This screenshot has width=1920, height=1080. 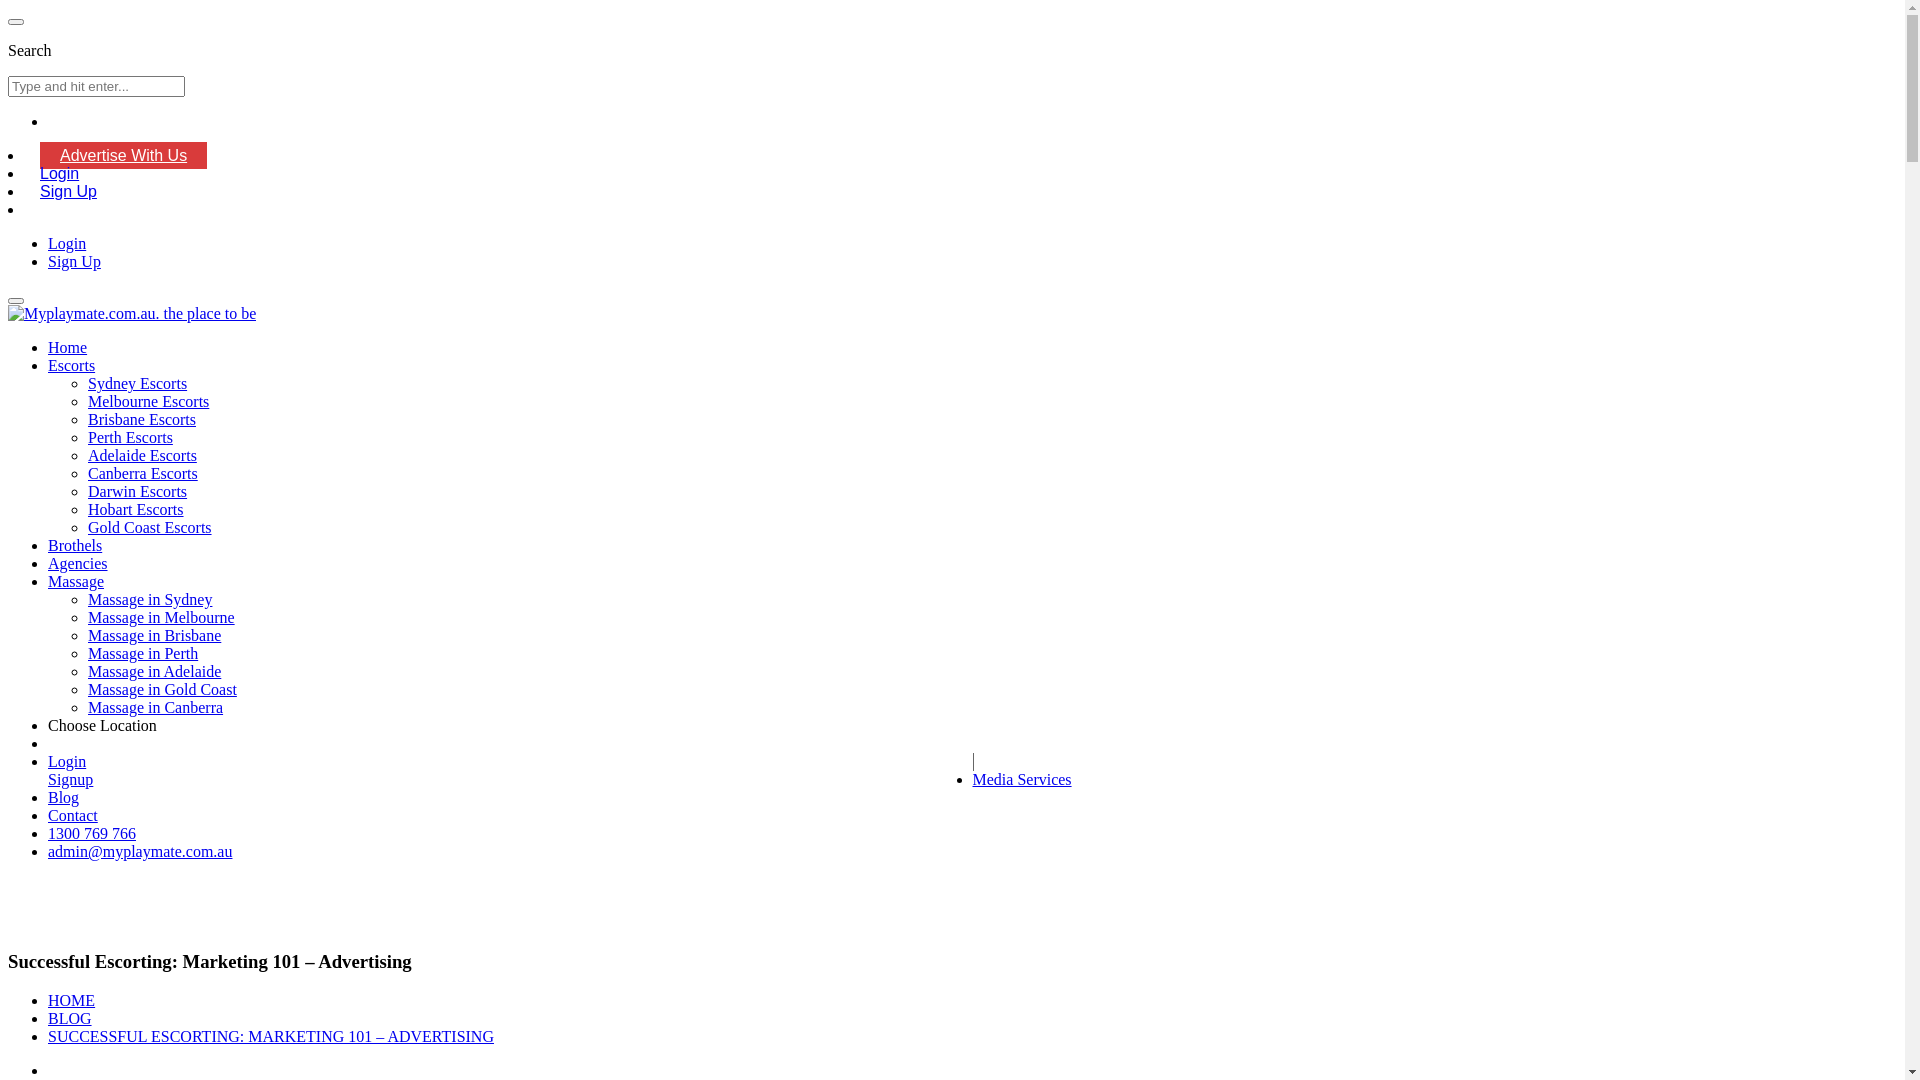 I want to click on 'Massage in Gold Coast', so click(x=86, y=688).